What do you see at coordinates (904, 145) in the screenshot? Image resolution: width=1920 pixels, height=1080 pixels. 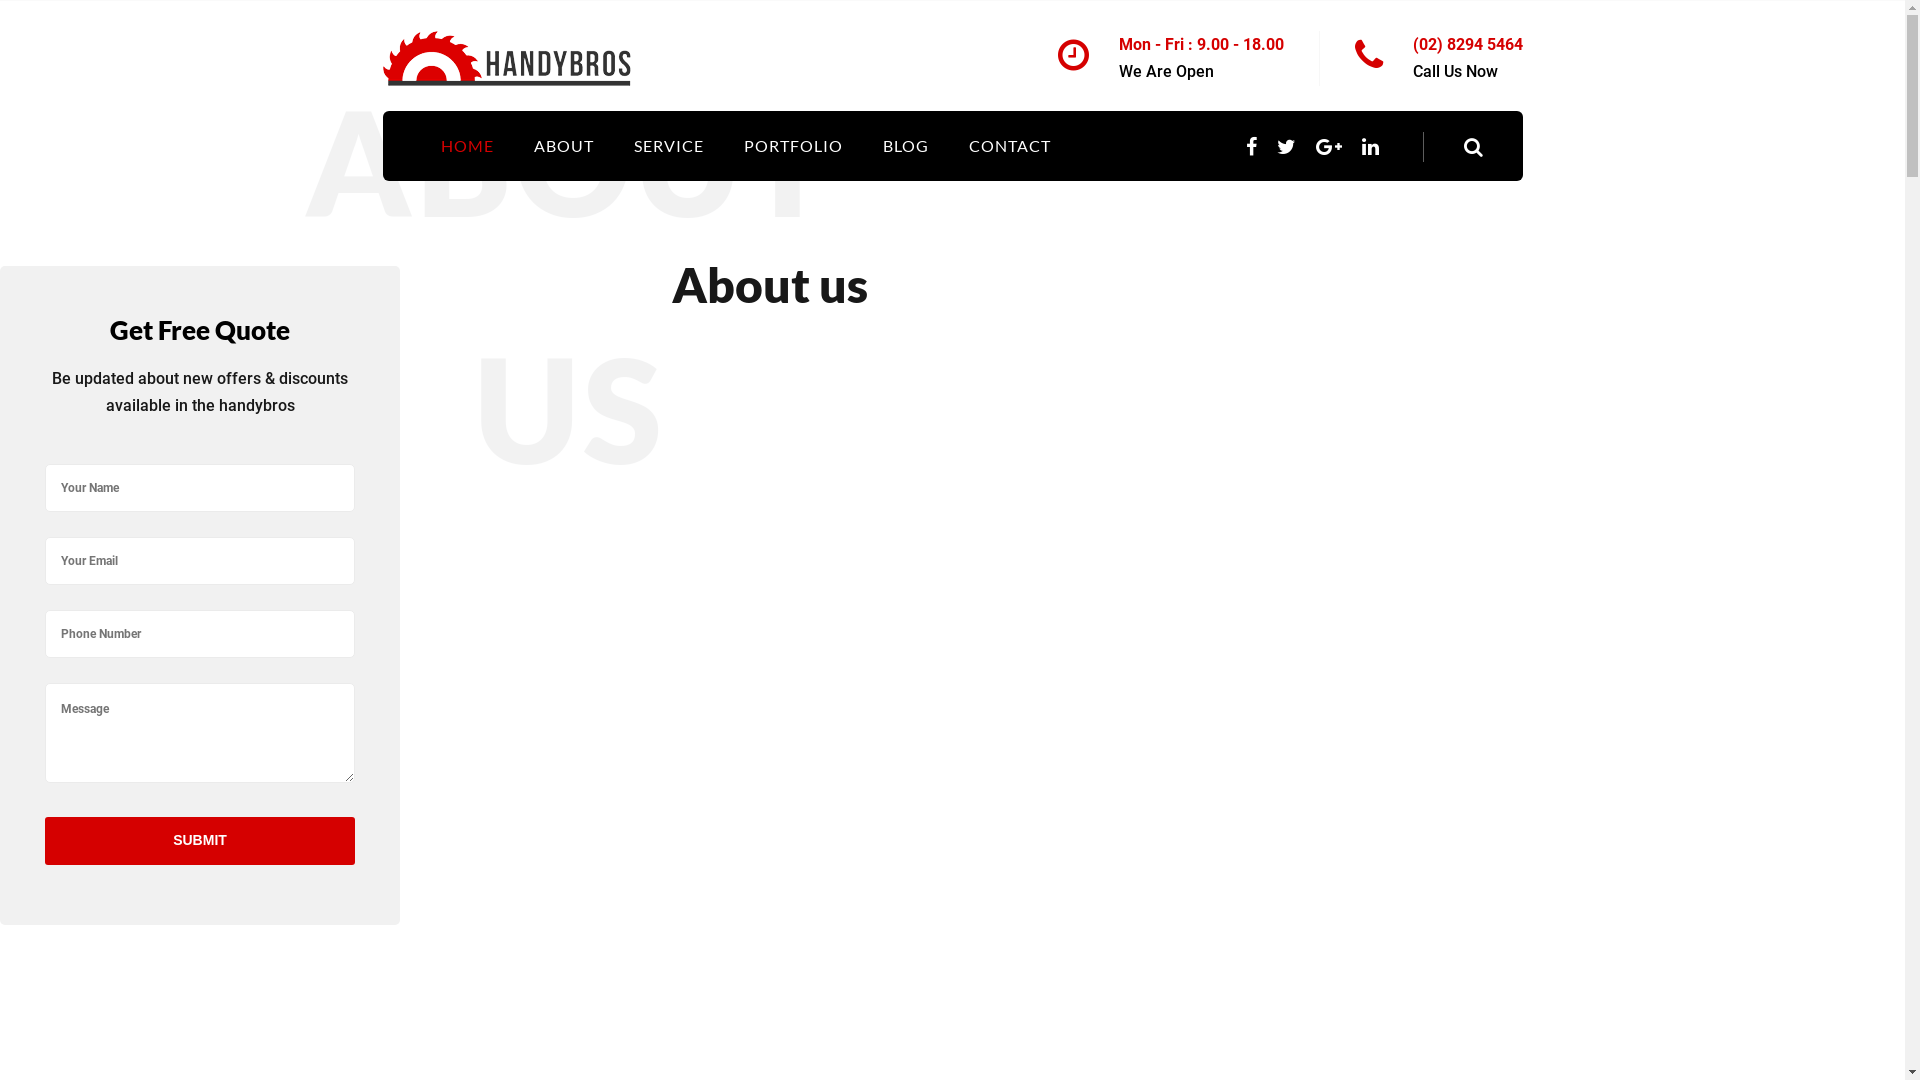 I see `'BLOG'` at bounding box center [904, 145].